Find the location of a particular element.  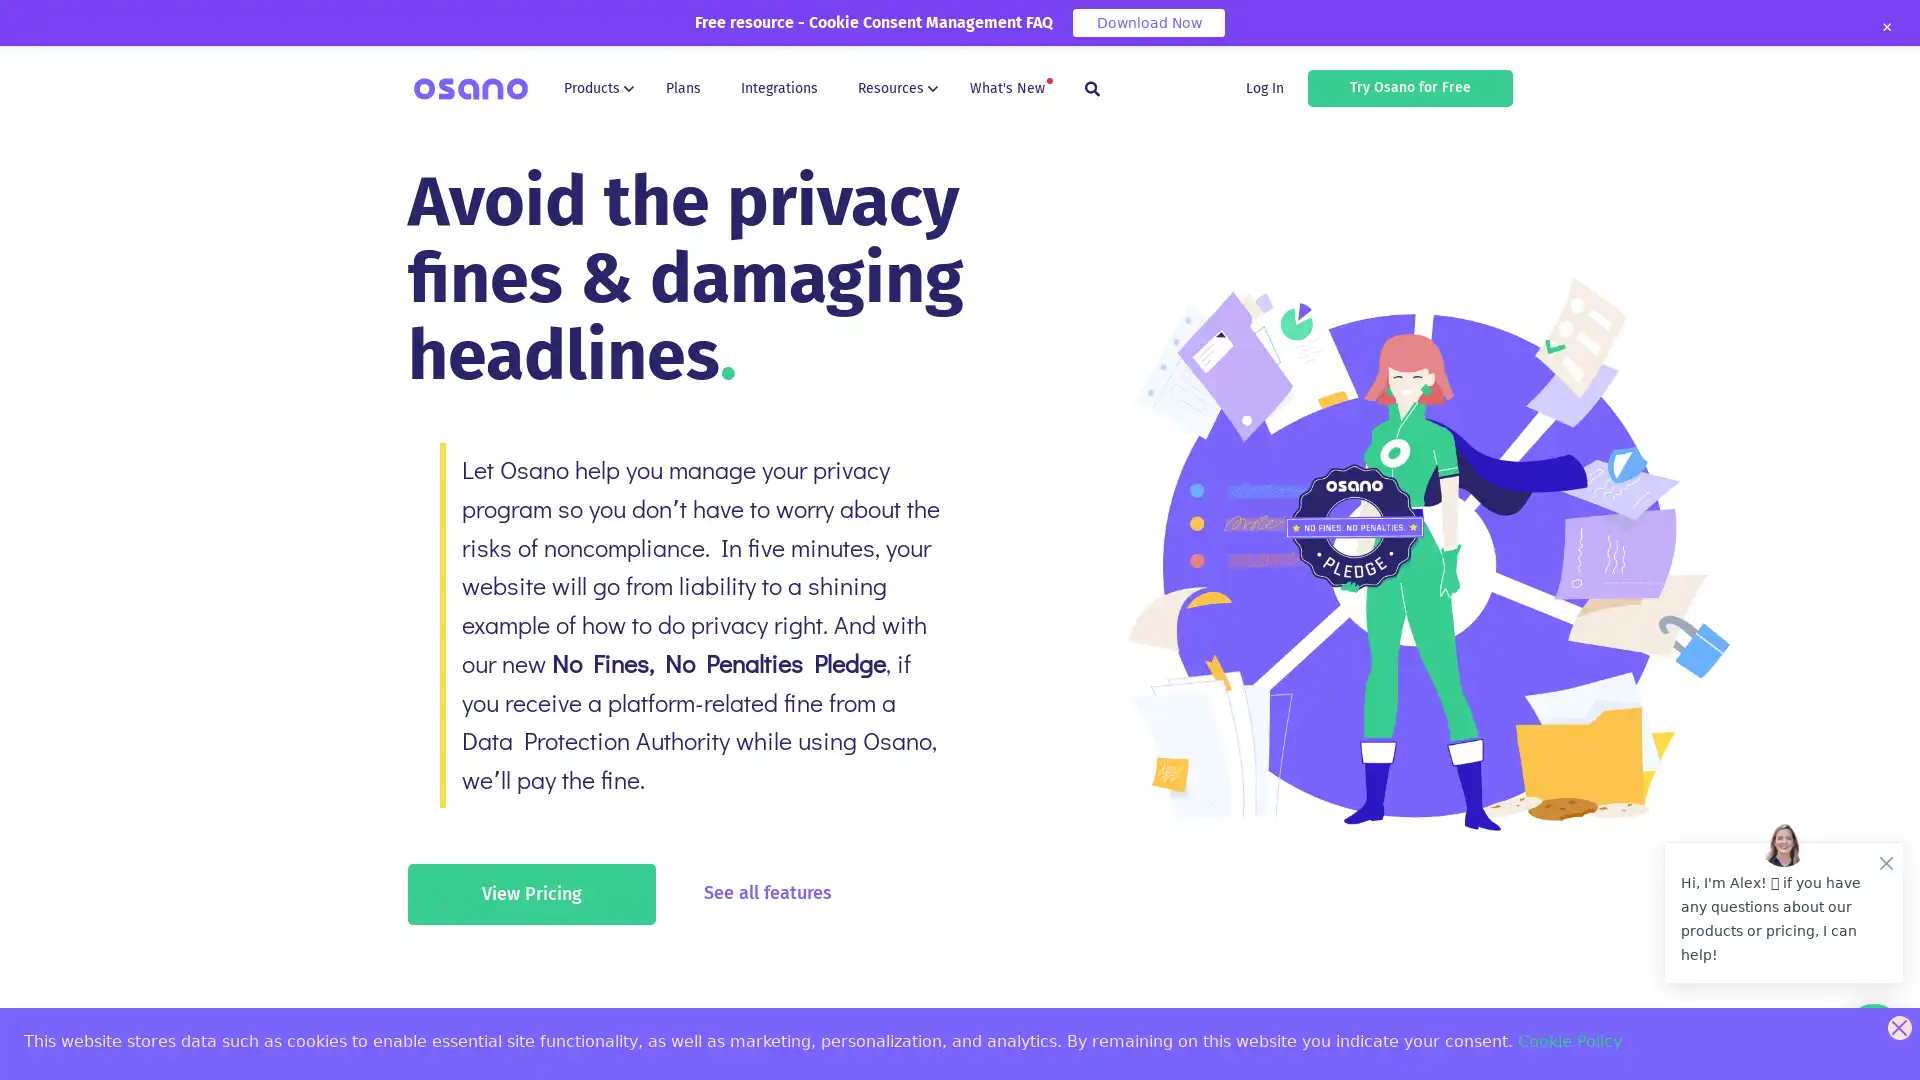

Cookie Preferences is located at coordinates (32, 1047).